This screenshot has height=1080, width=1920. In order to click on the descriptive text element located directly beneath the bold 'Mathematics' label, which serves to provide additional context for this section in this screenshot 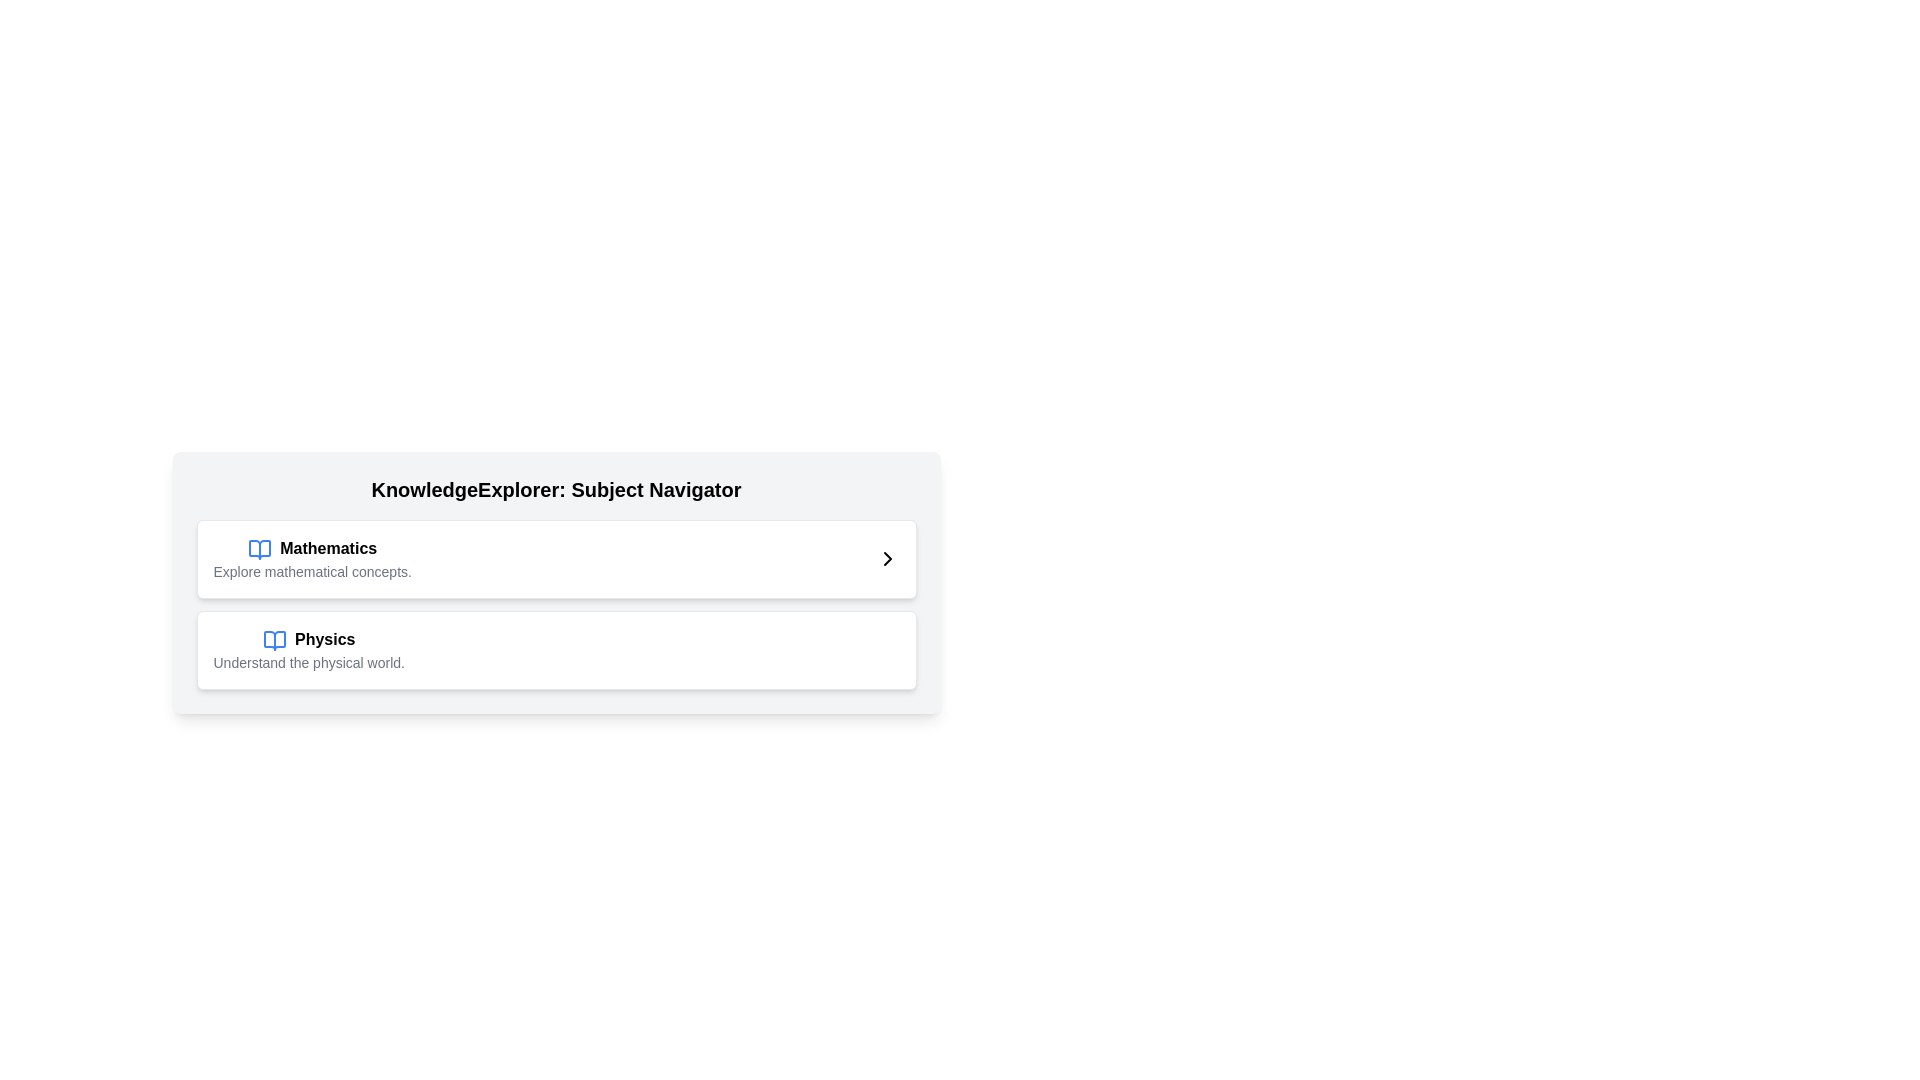, I will do `click(311, 571)`.